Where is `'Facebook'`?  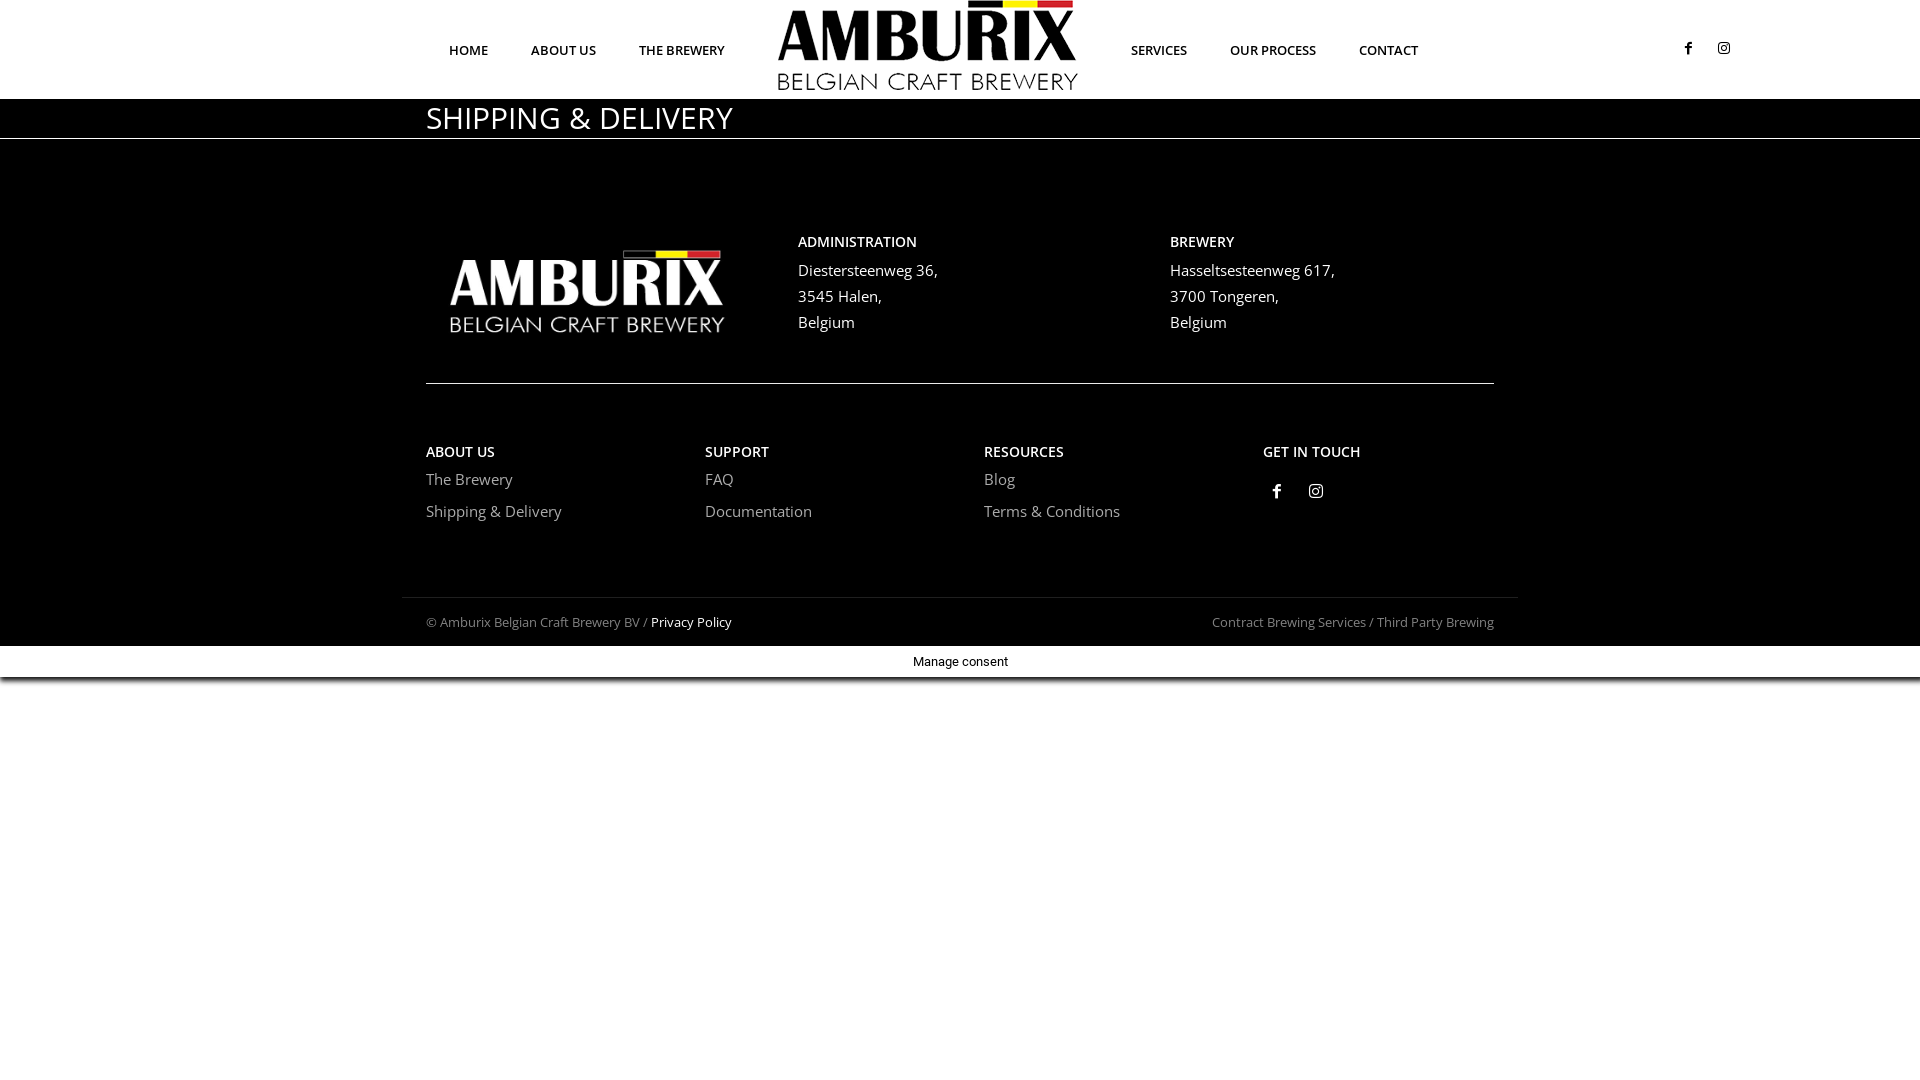
'Facebook' is located at coordinates (1687, 48).